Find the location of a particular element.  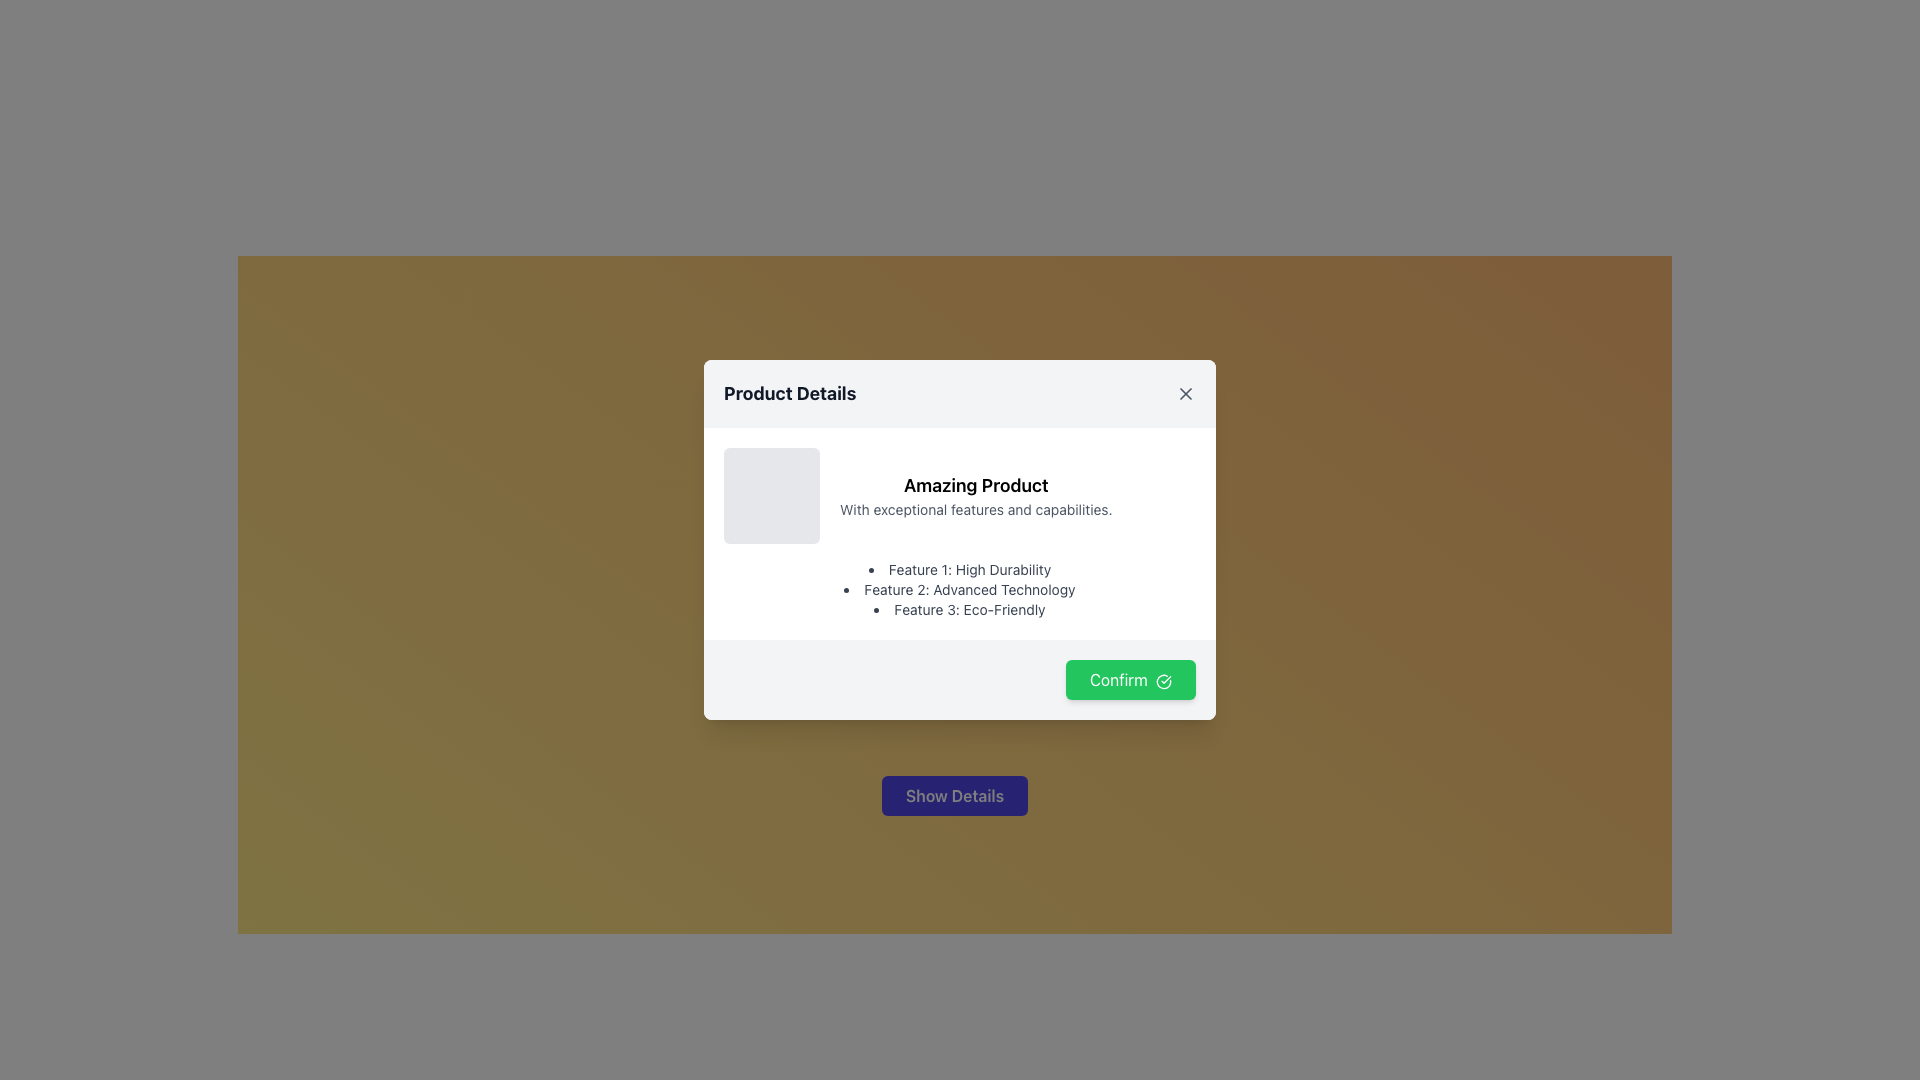

the 'Show Details' button, which is a rectangular button with a dark indigo background and white text is located at coordinates (954, 794).